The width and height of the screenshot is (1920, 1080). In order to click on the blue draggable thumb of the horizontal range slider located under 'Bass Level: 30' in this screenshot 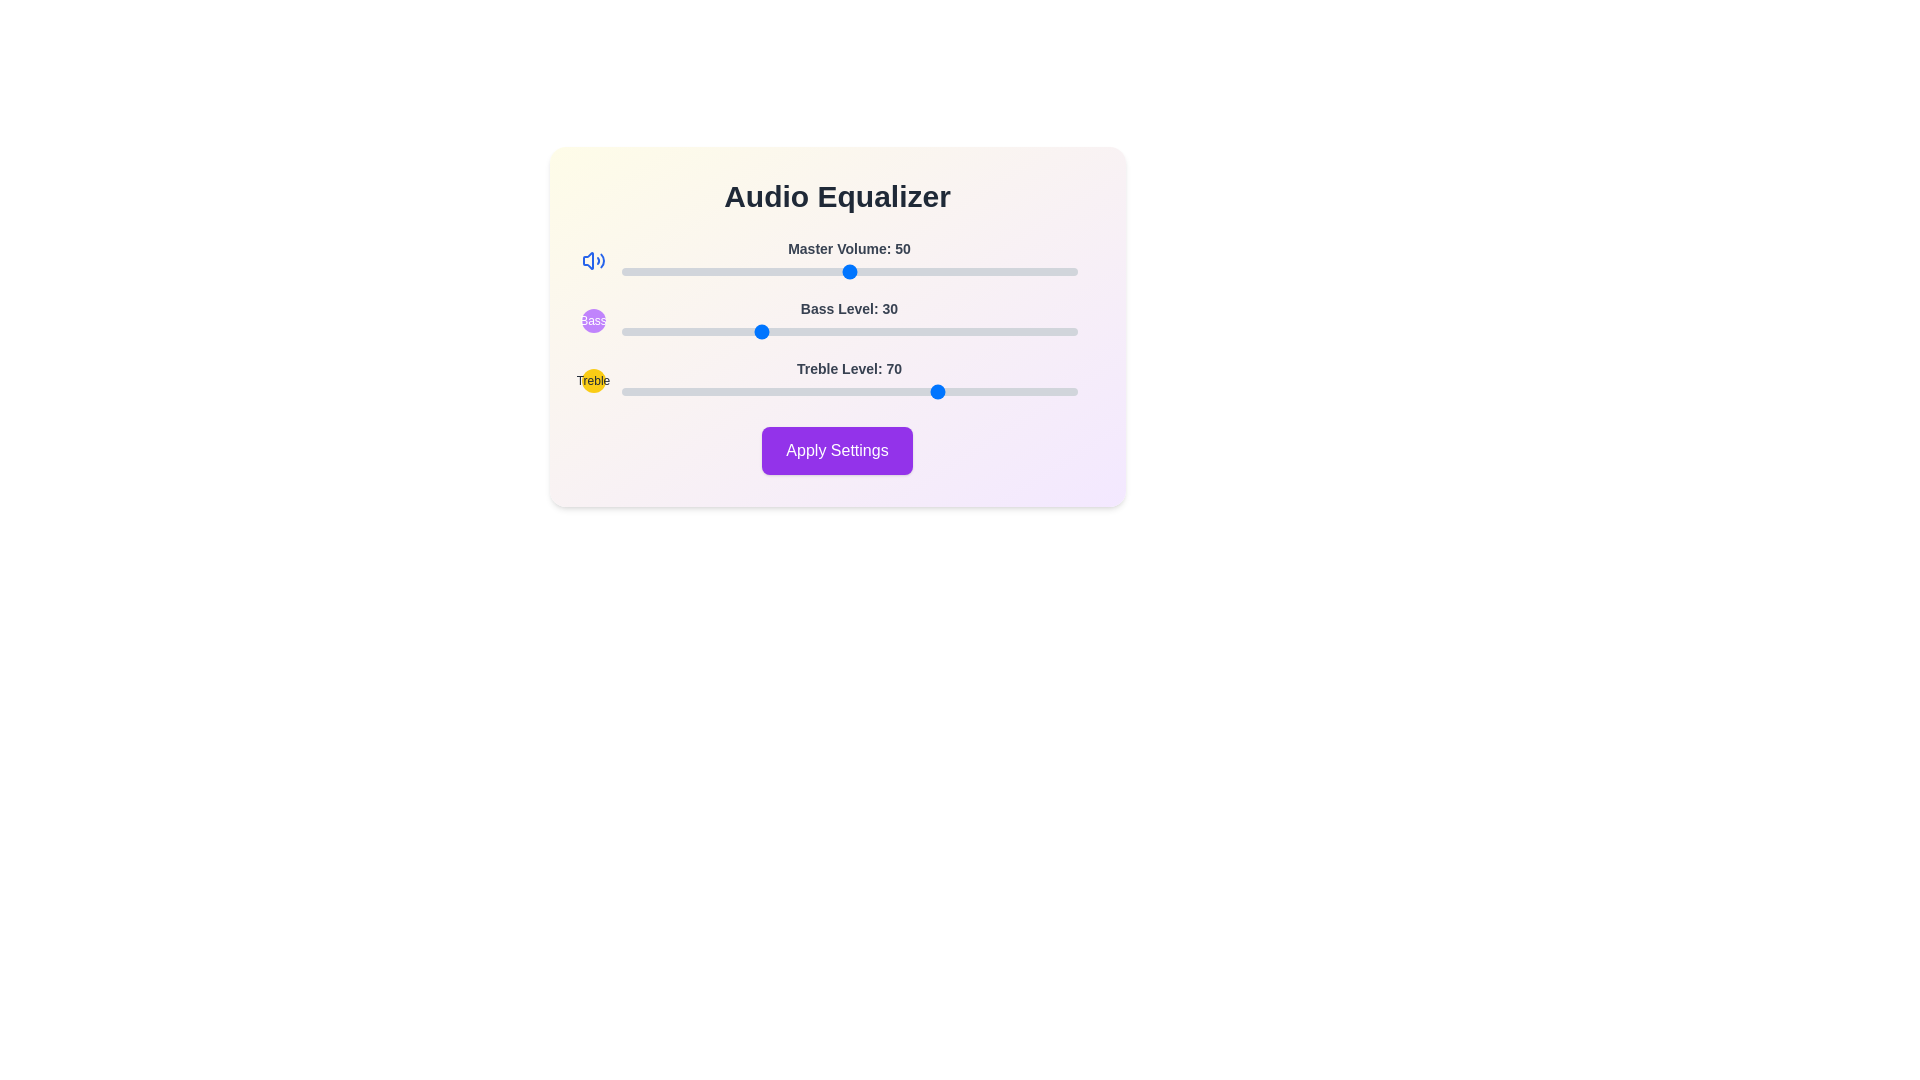, I will do `click(849, 330)`.